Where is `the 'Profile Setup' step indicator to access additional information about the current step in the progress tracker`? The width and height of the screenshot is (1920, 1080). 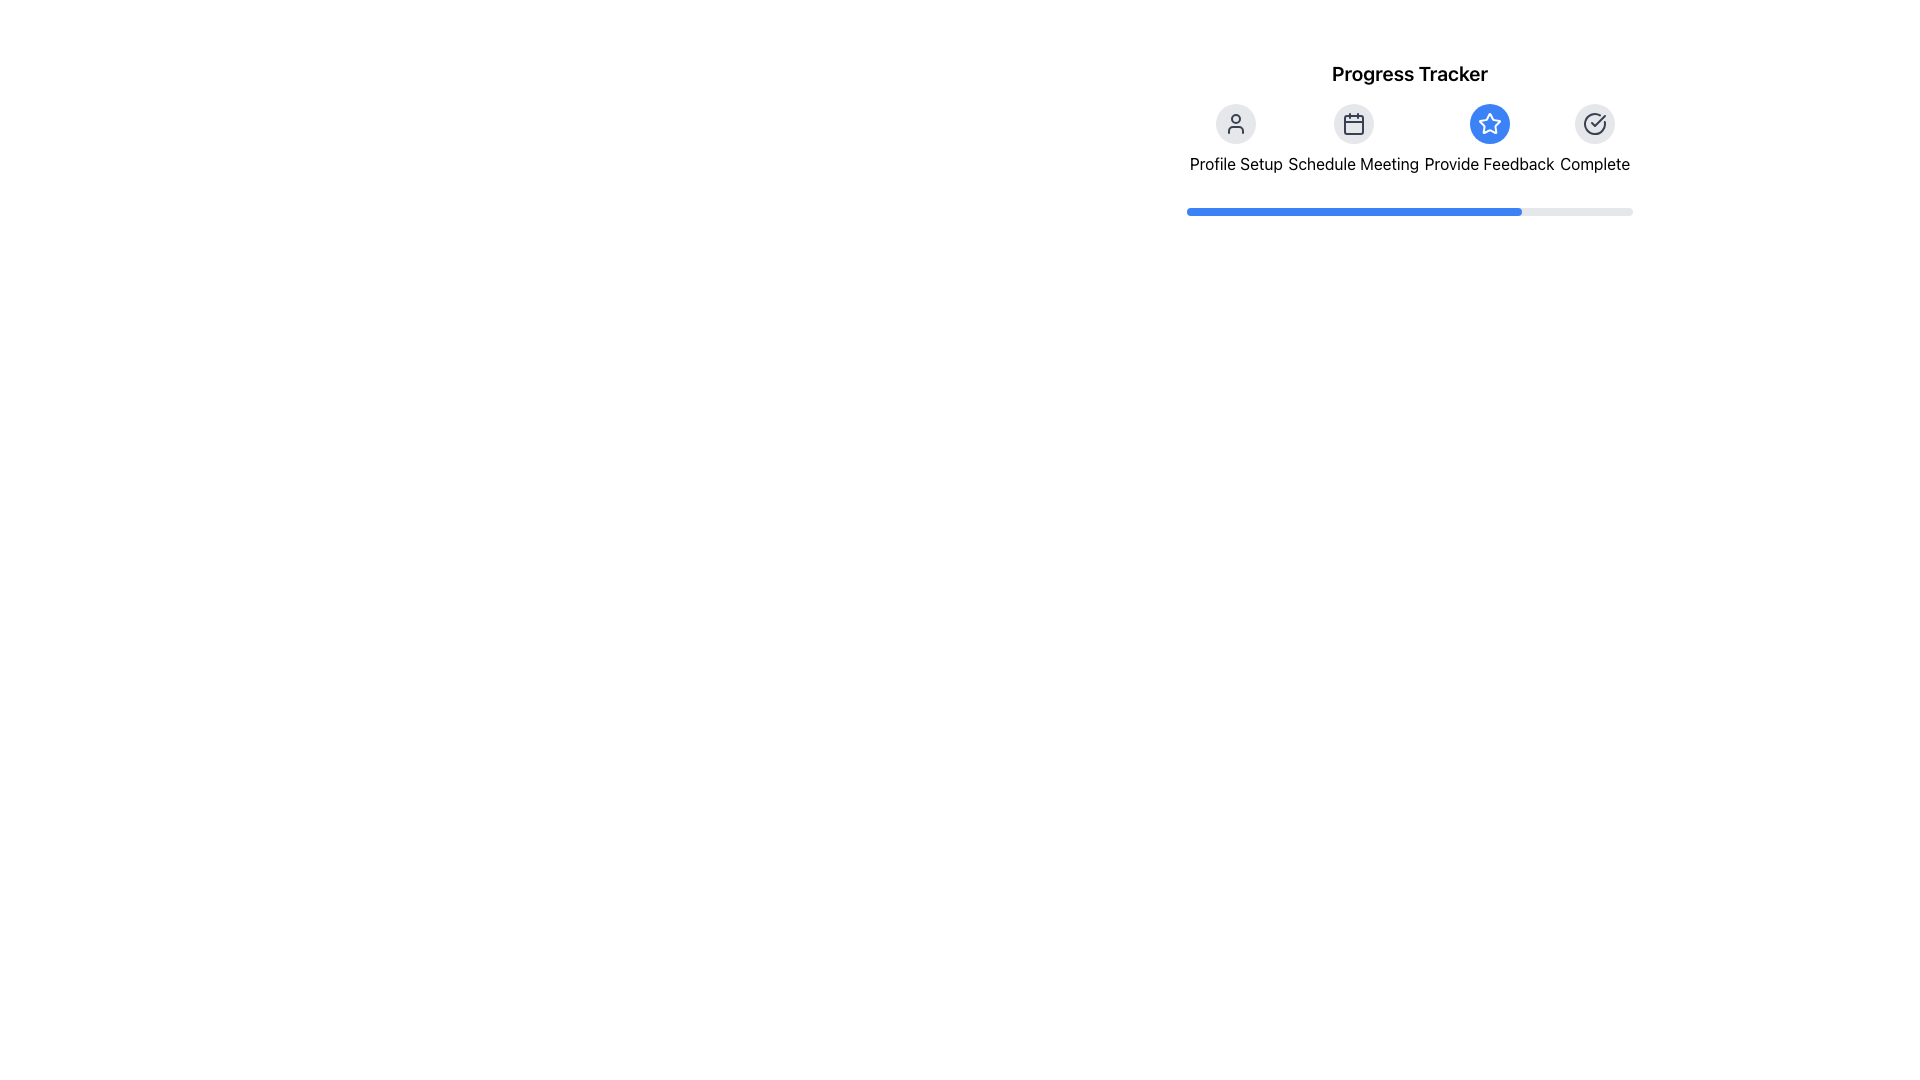
the 'Profile Setup' step indicator to access additional information about the current step in the progress tracker is located at coordinates (1235, 138).